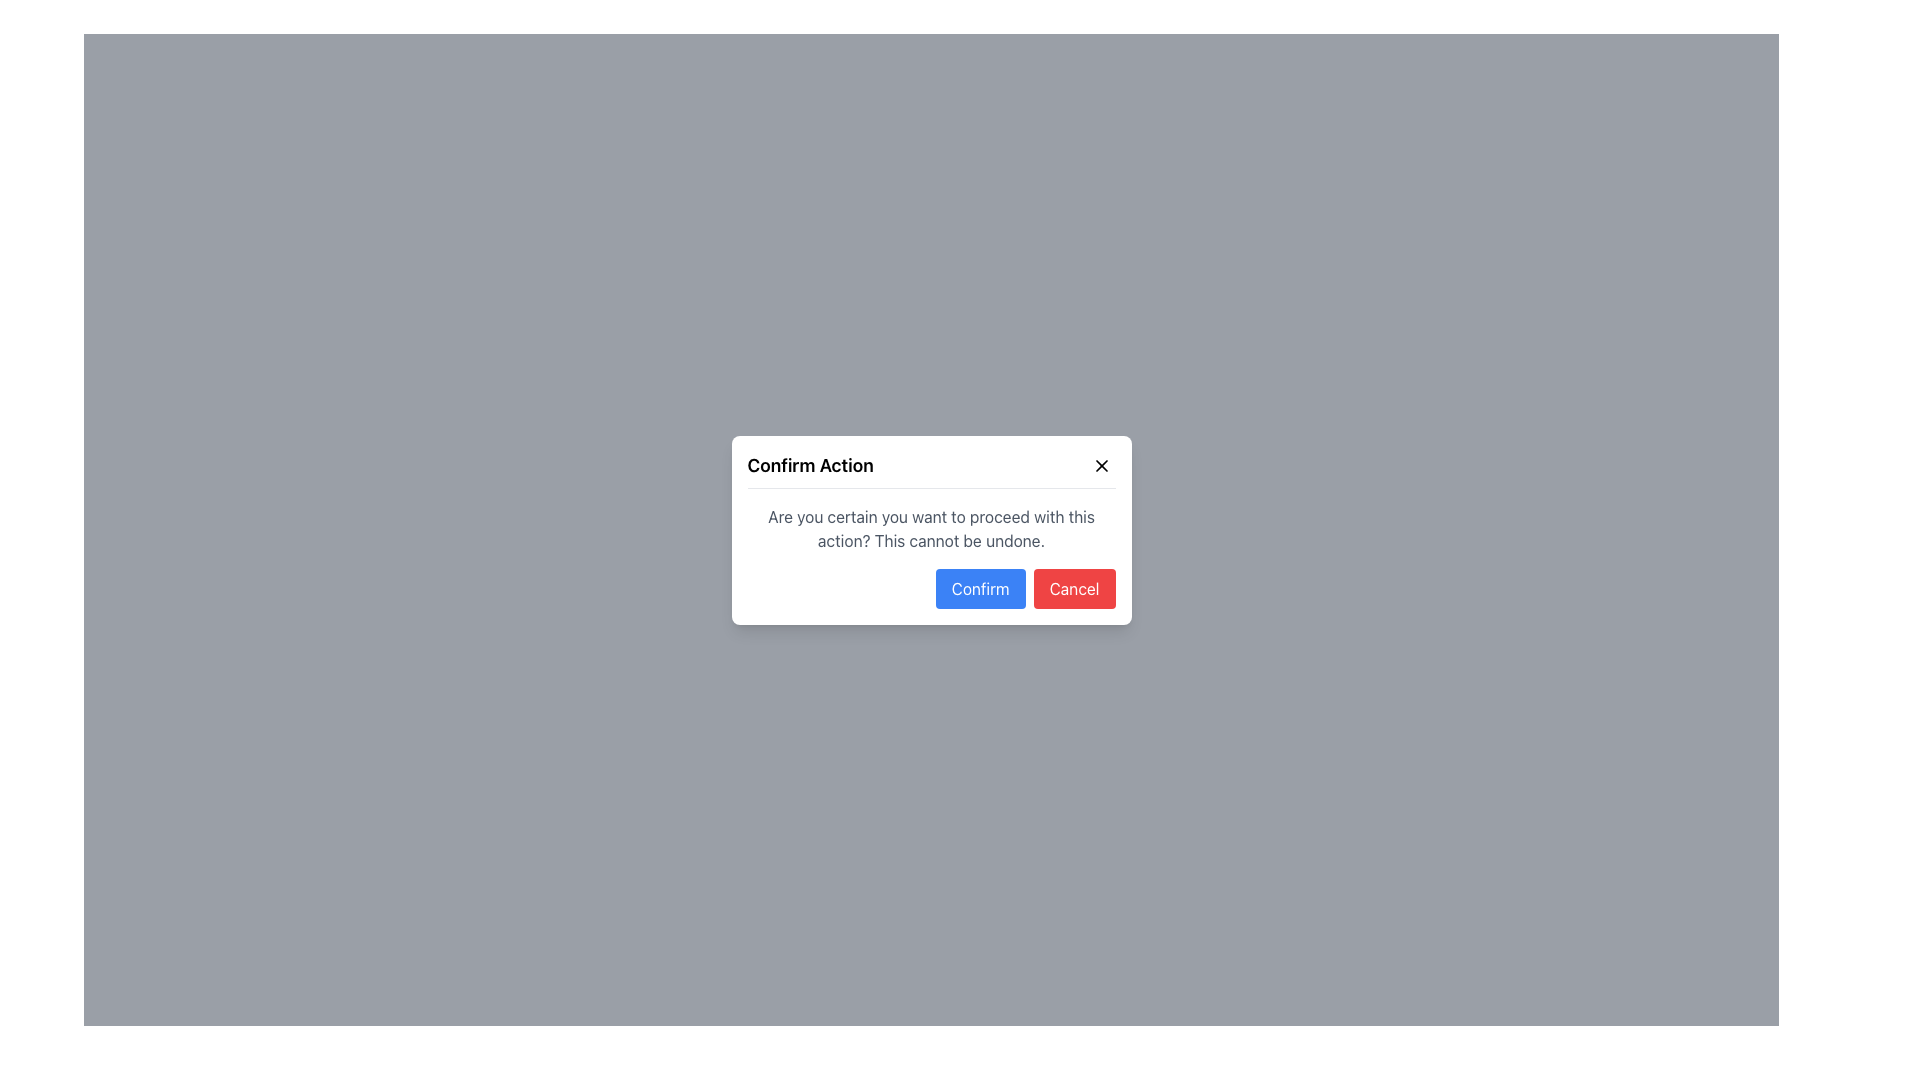 Image resolution: width=1920 pixels, height=1080 pixels. What do you see at coordinates (1073, 587) in the screenshot?
I see `the 'Cancel' button, which is a rectangular button with a red background and white text, located at the bottom-right of the dialog box` at bounding box center [1073, 587].